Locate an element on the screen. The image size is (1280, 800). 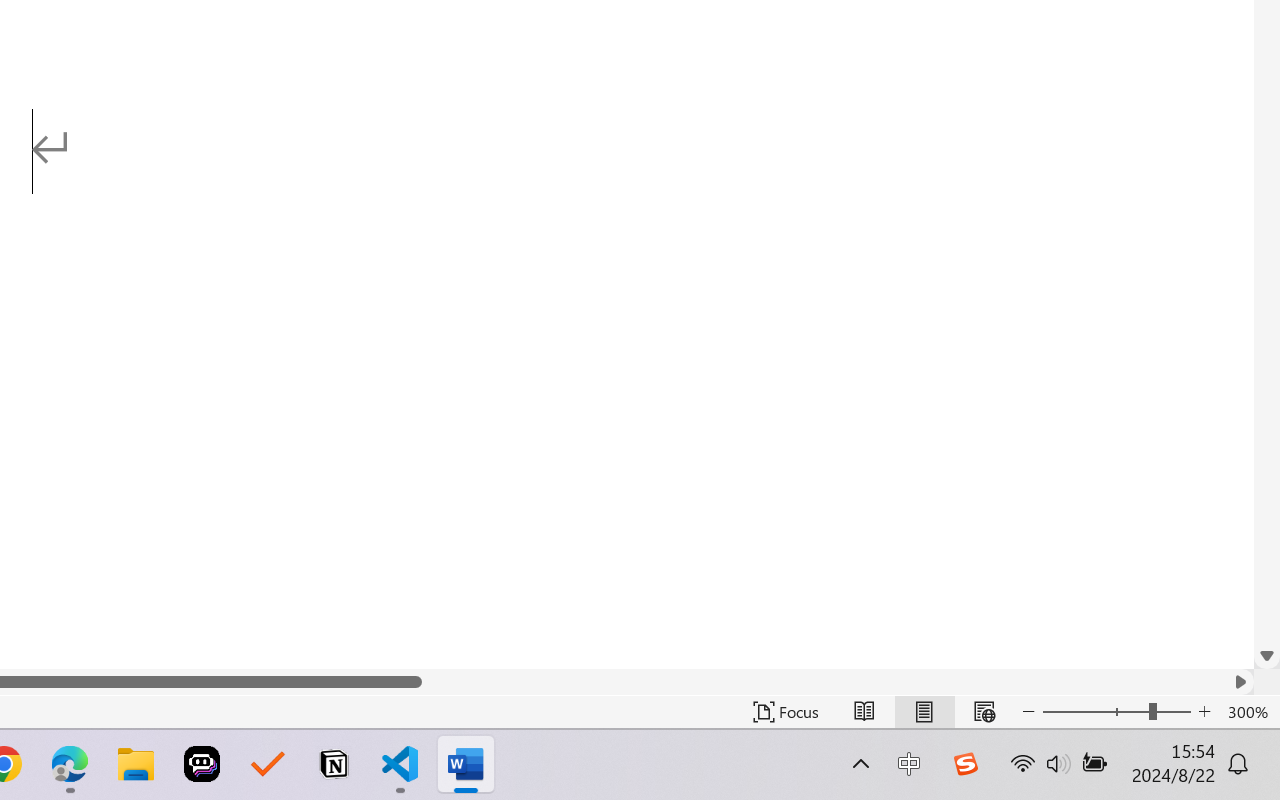
'Zoom' is located at coordinates (1115, 711).